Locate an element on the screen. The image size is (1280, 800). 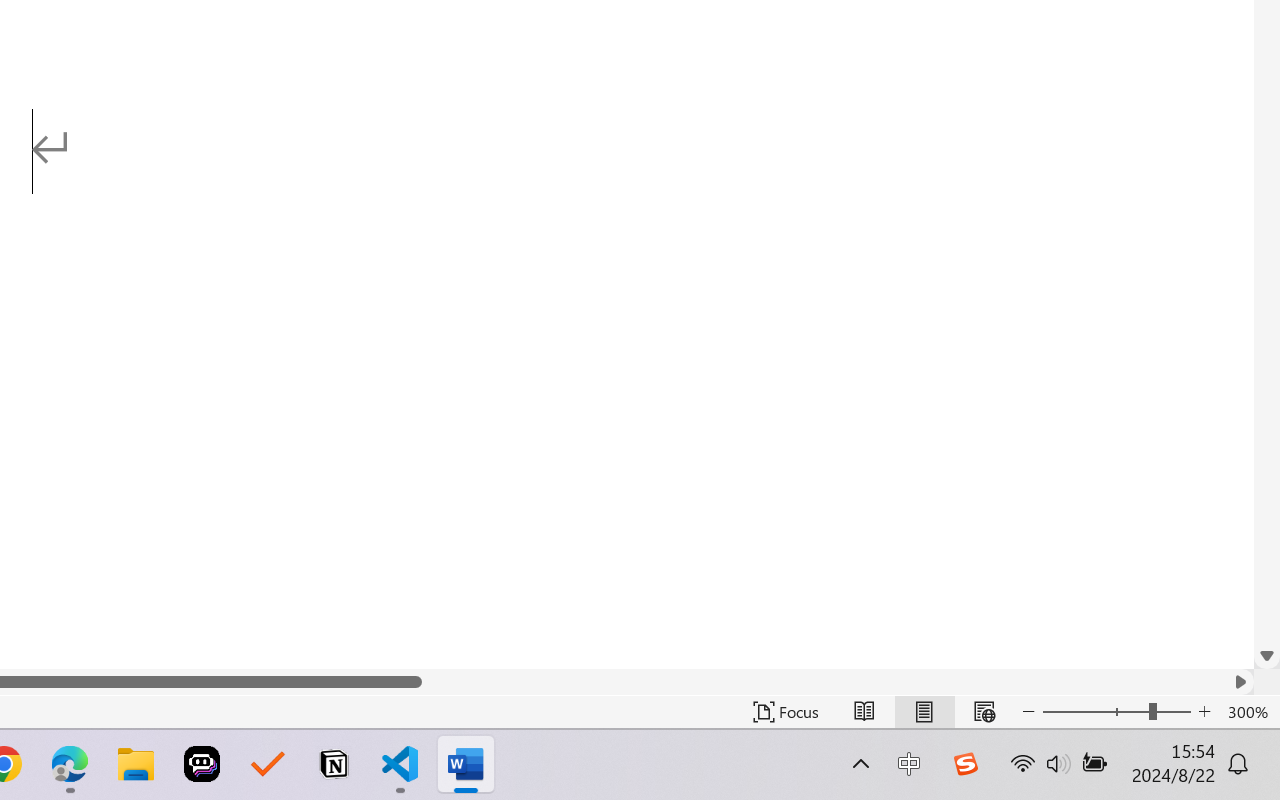
'Zoom' is located at coordinates (1115, 711).